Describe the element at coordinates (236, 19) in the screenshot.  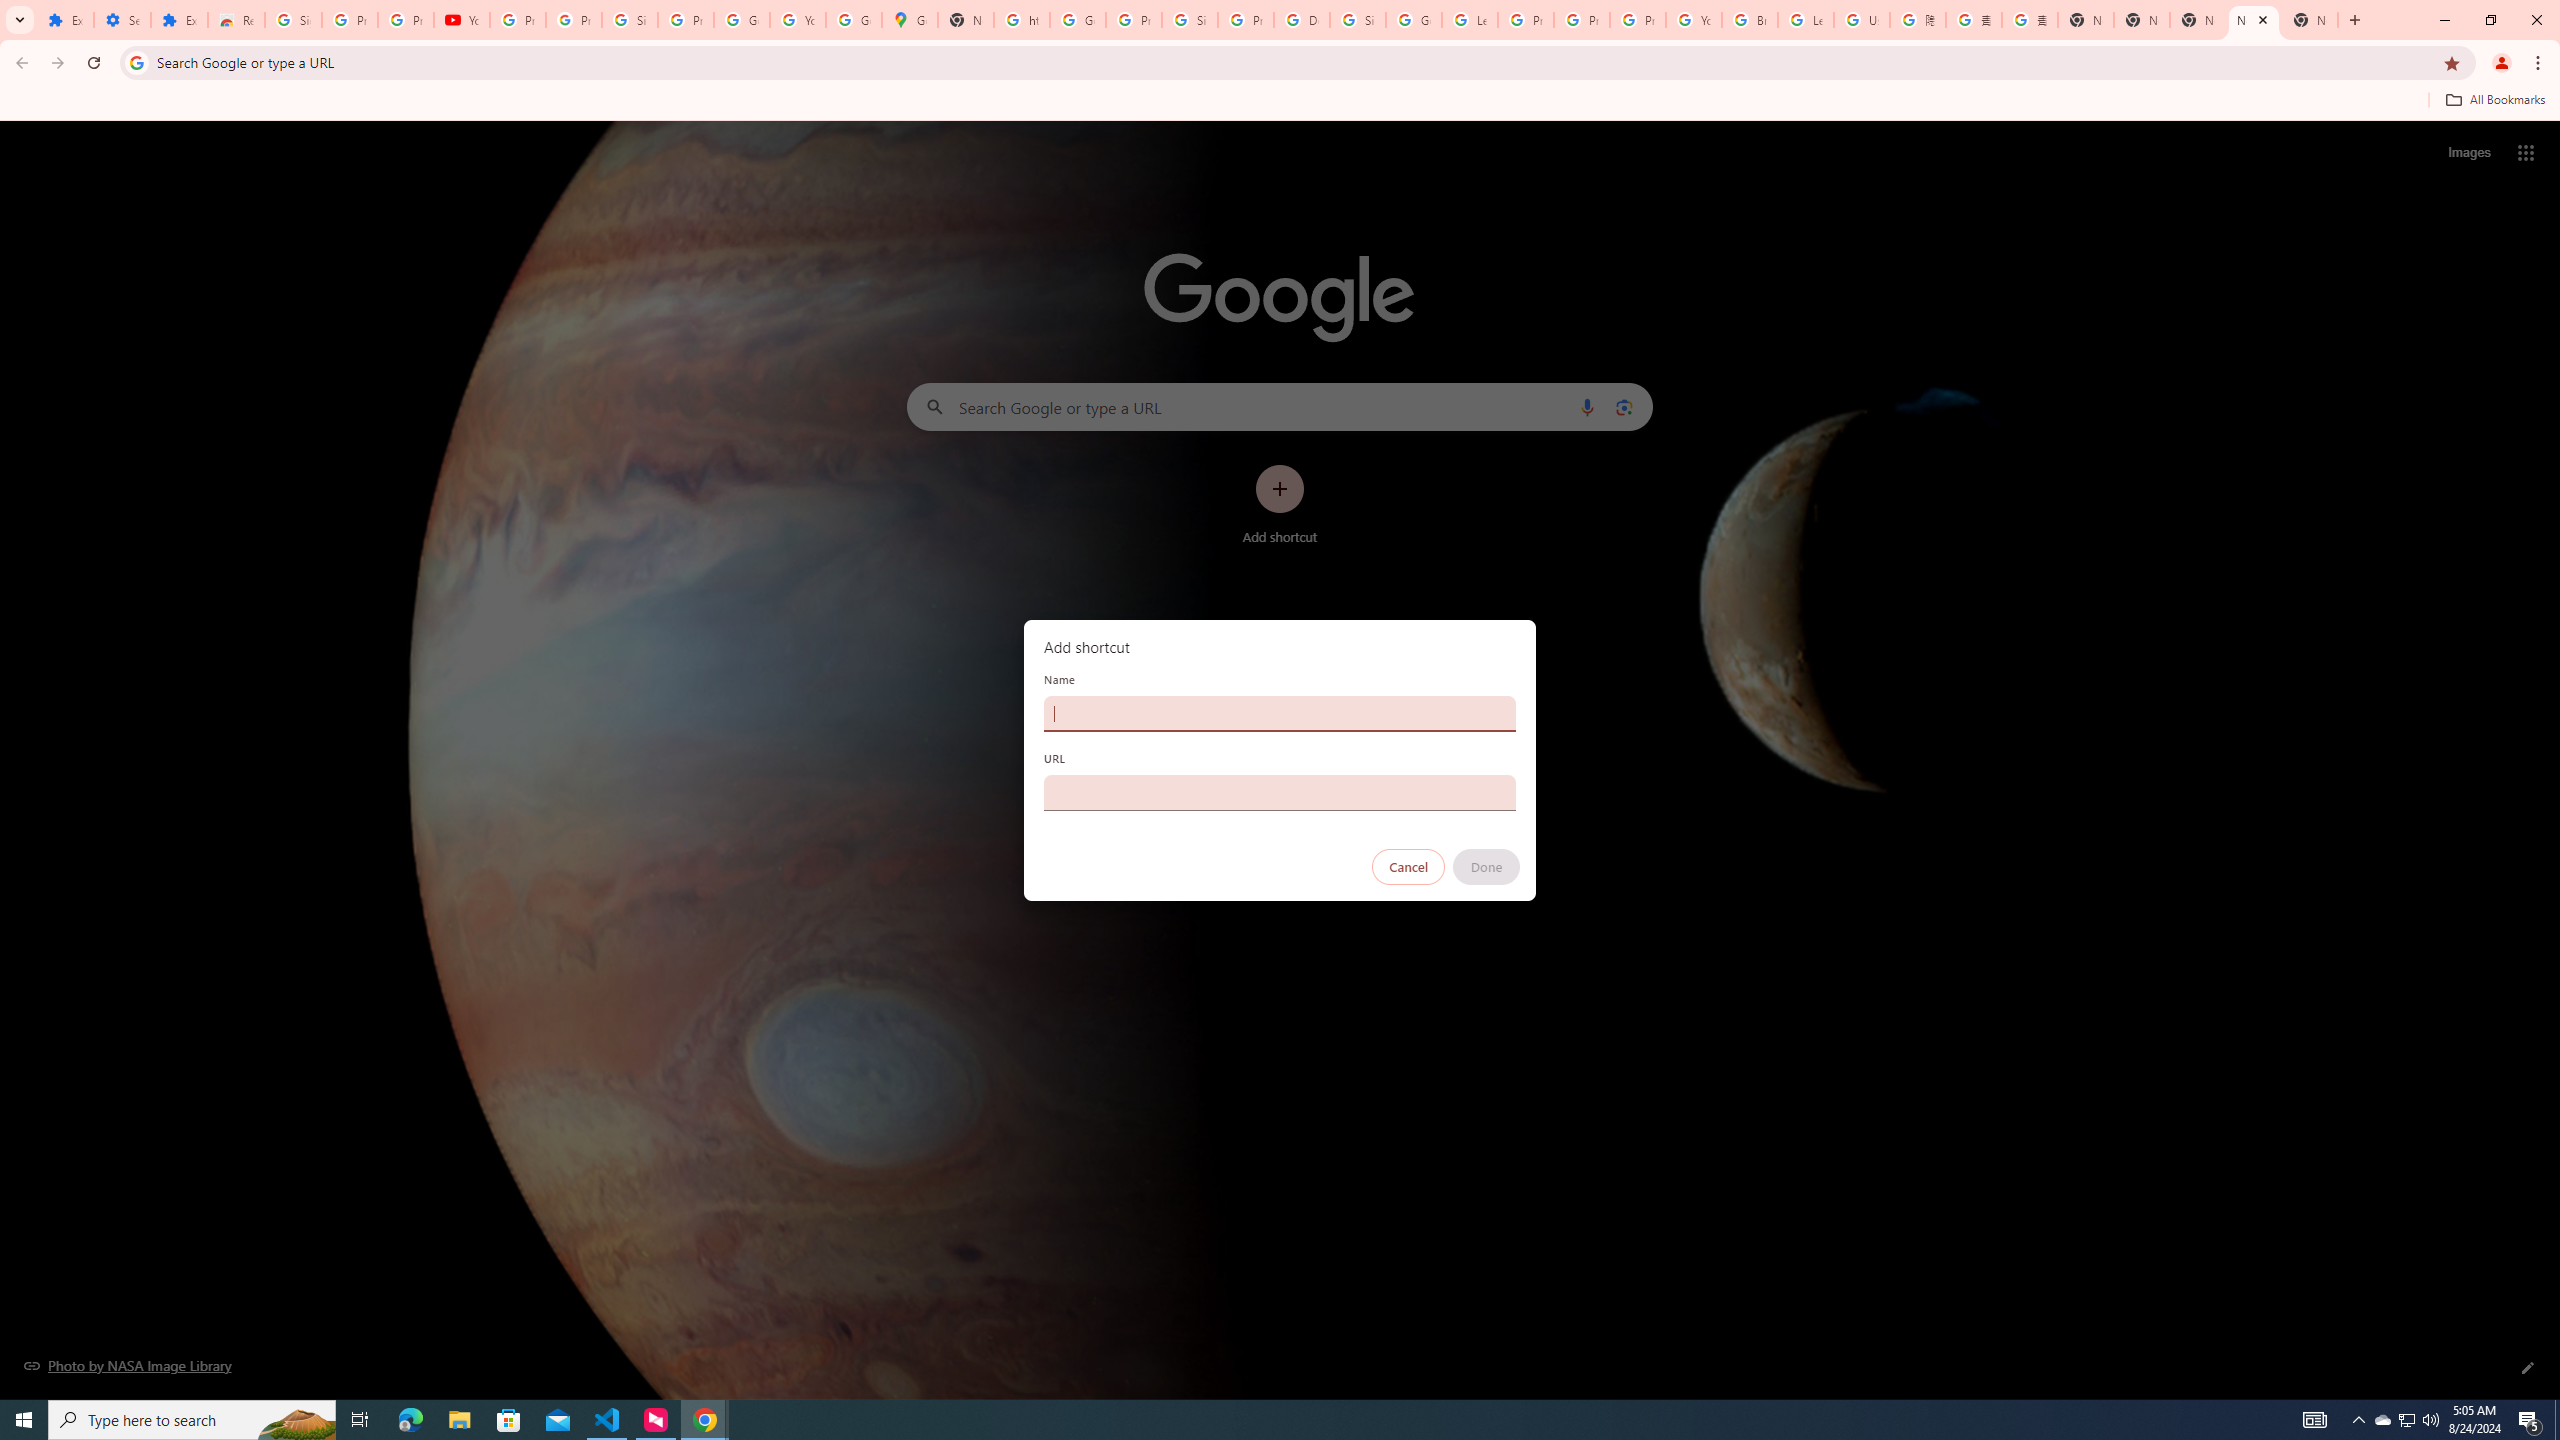
I see `'Reviews: Helix Fruit Jump Arcade Game'` at that location.